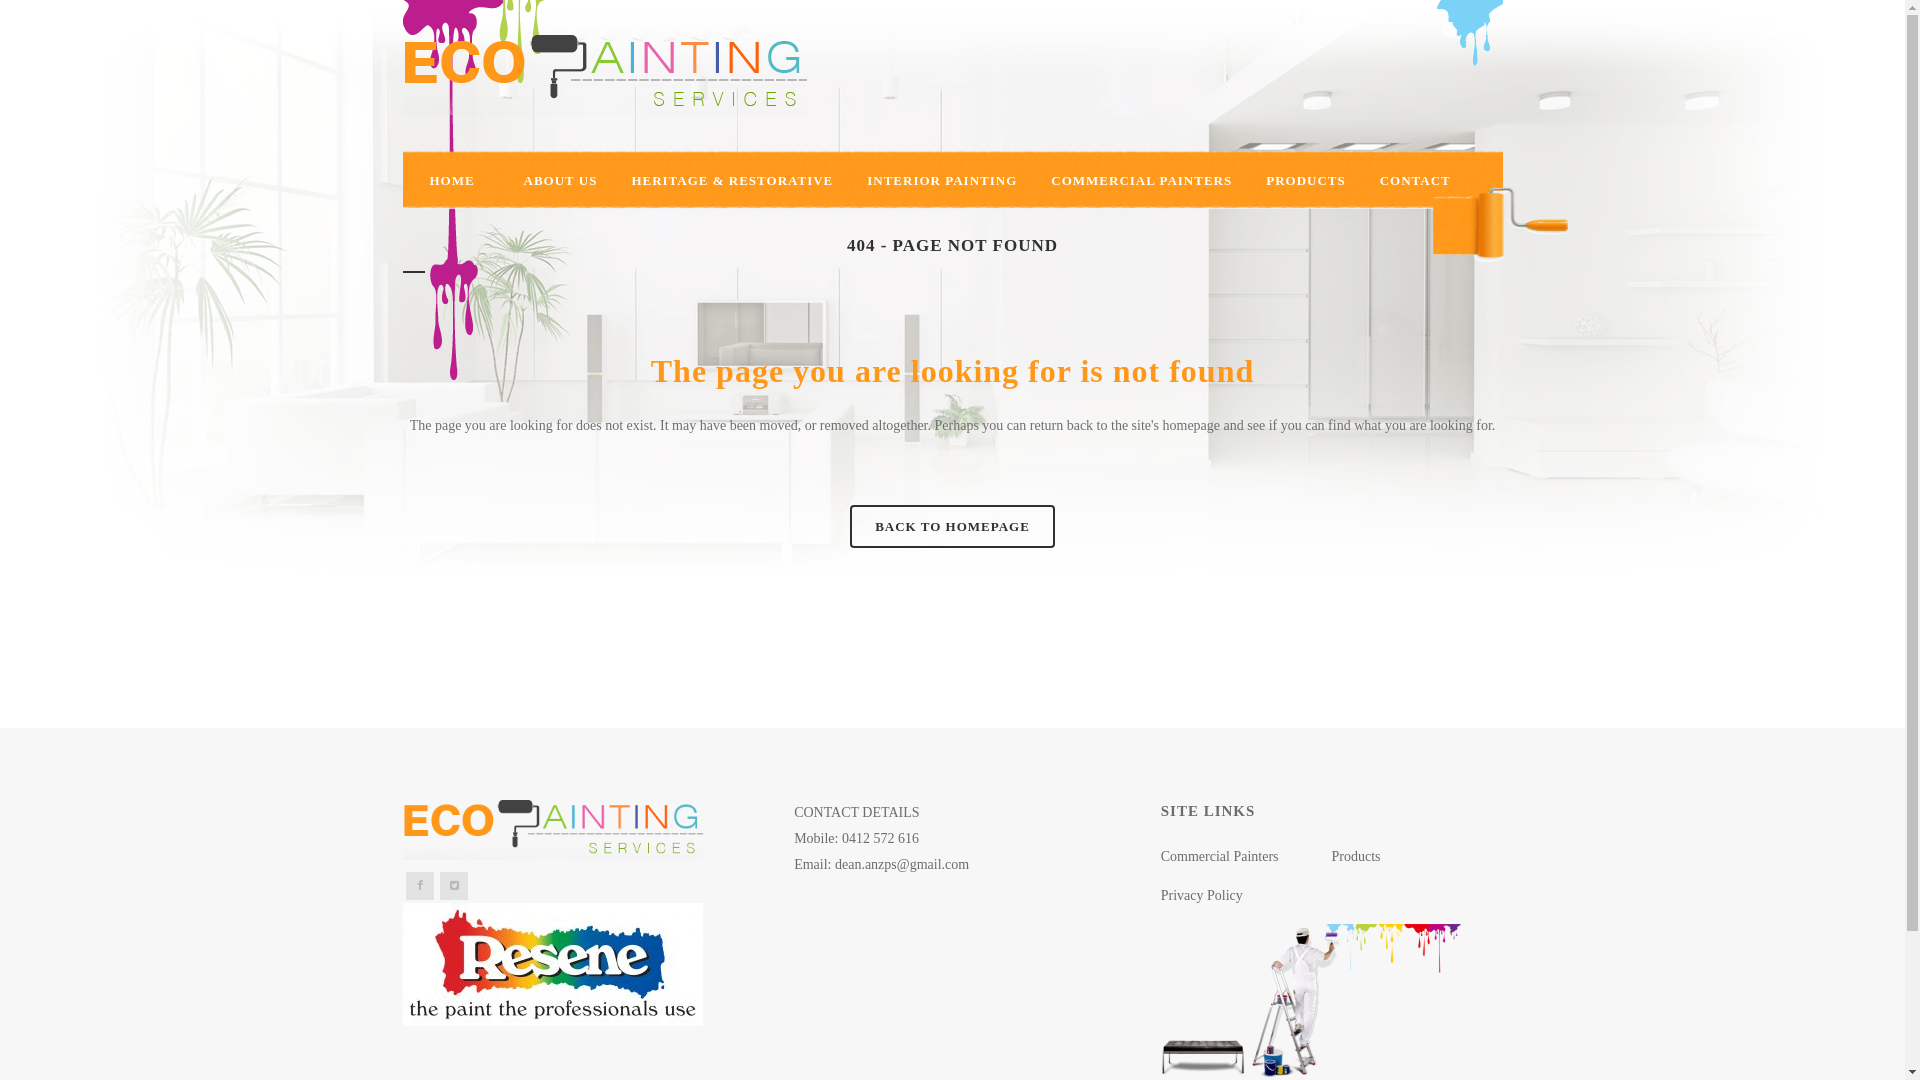  Describe the element at coordinates (730, 181) in the screenshot. I see `'HERITAGE & RESTORATIVE'` at that location.